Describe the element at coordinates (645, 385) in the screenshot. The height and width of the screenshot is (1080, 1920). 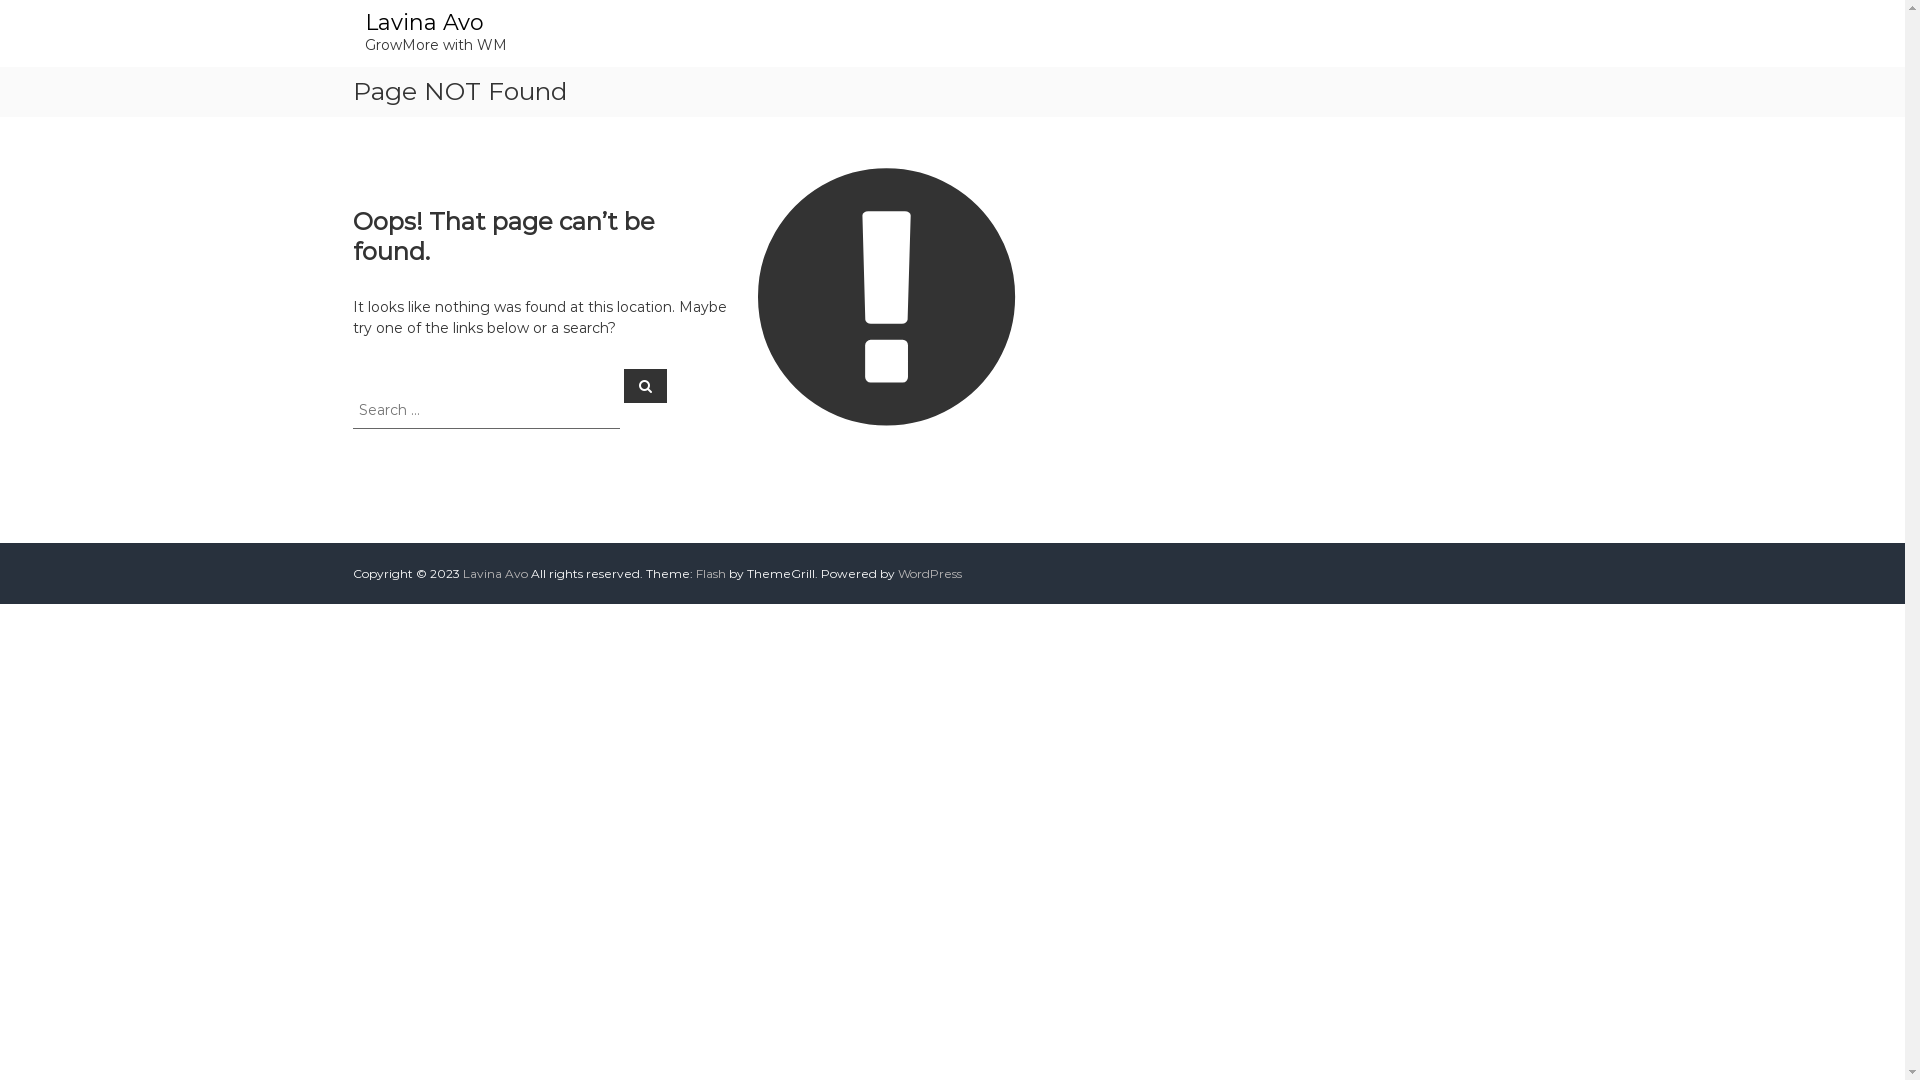
I see `'Search'` at that location.